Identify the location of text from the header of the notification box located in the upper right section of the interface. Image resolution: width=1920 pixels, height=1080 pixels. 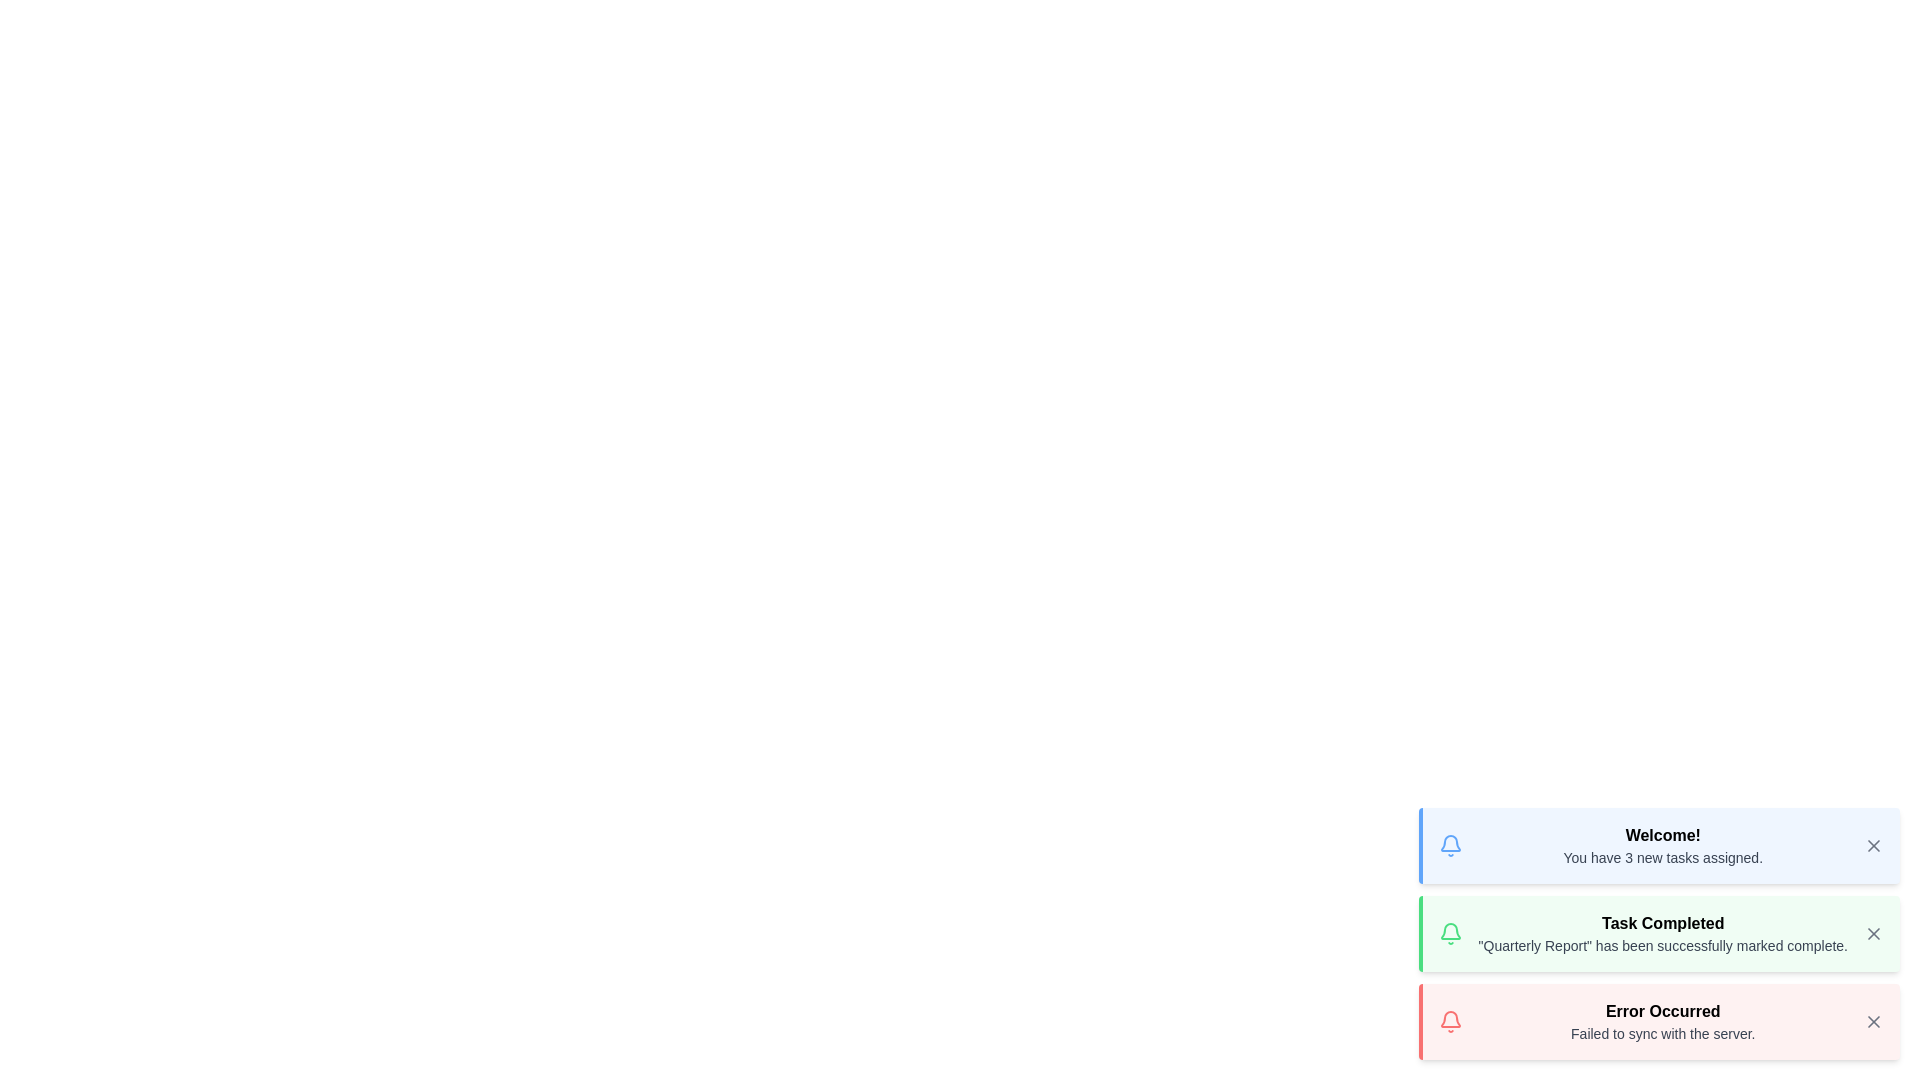
(1663, 836).